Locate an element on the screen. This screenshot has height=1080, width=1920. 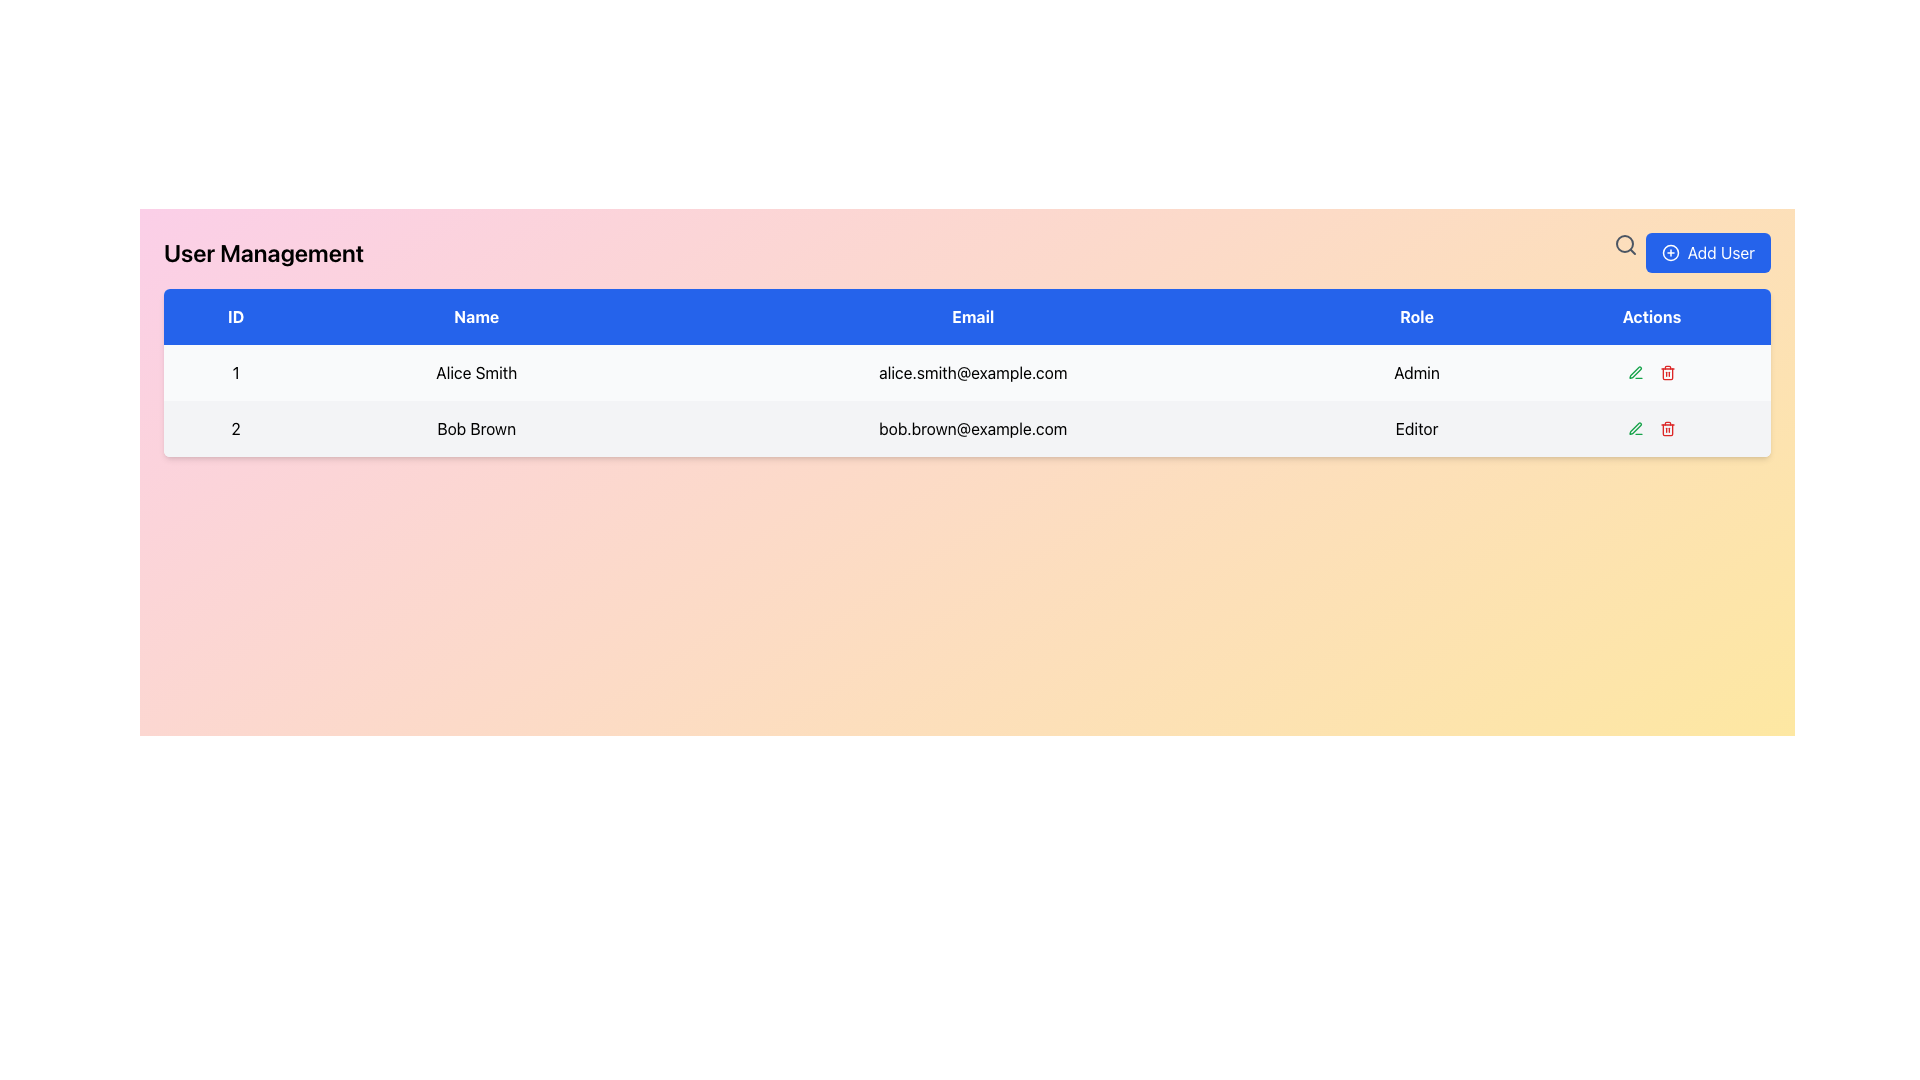
text 'ID' from the table header cell that indicates the ID column, located at the top-left area of the table is located at coordinates (236, 315).